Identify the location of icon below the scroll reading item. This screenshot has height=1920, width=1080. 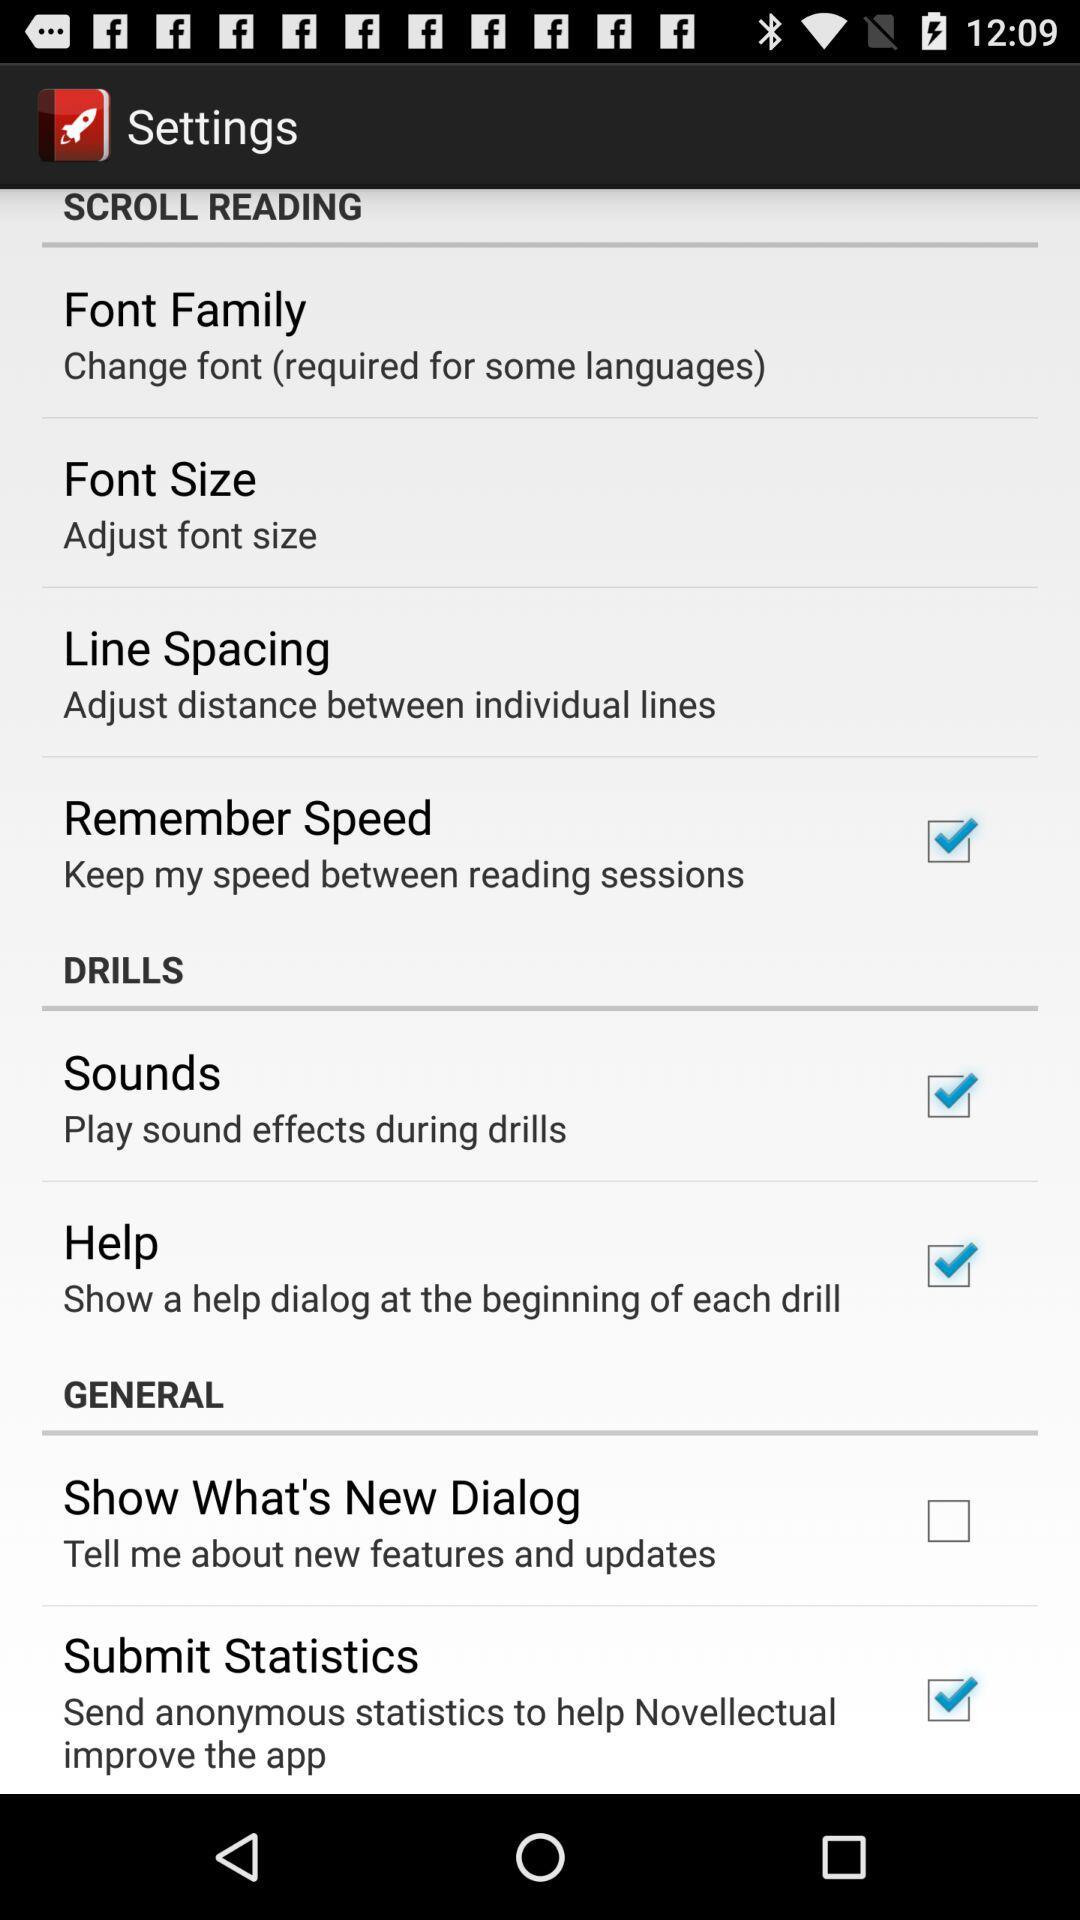
(184, 306).